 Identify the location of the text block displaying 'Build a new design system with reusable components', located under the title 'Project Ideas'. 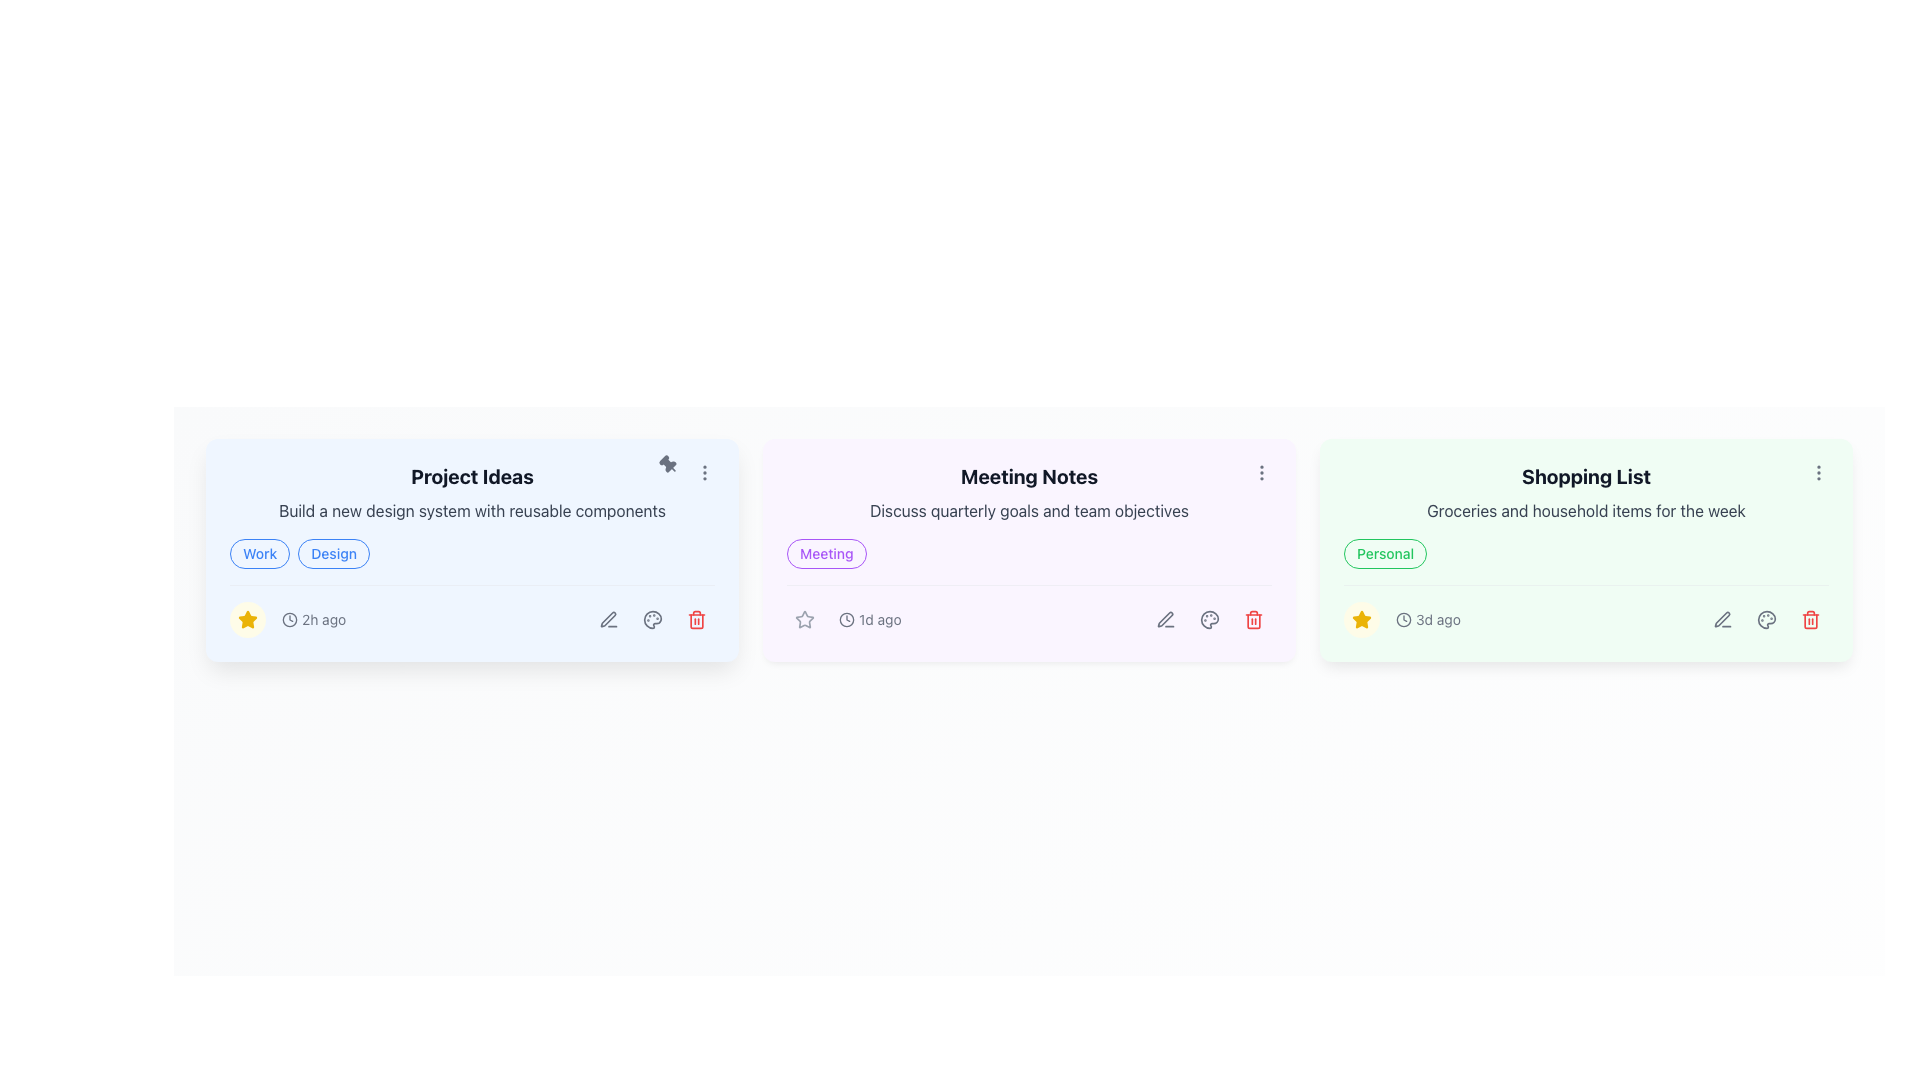
(471, 509).